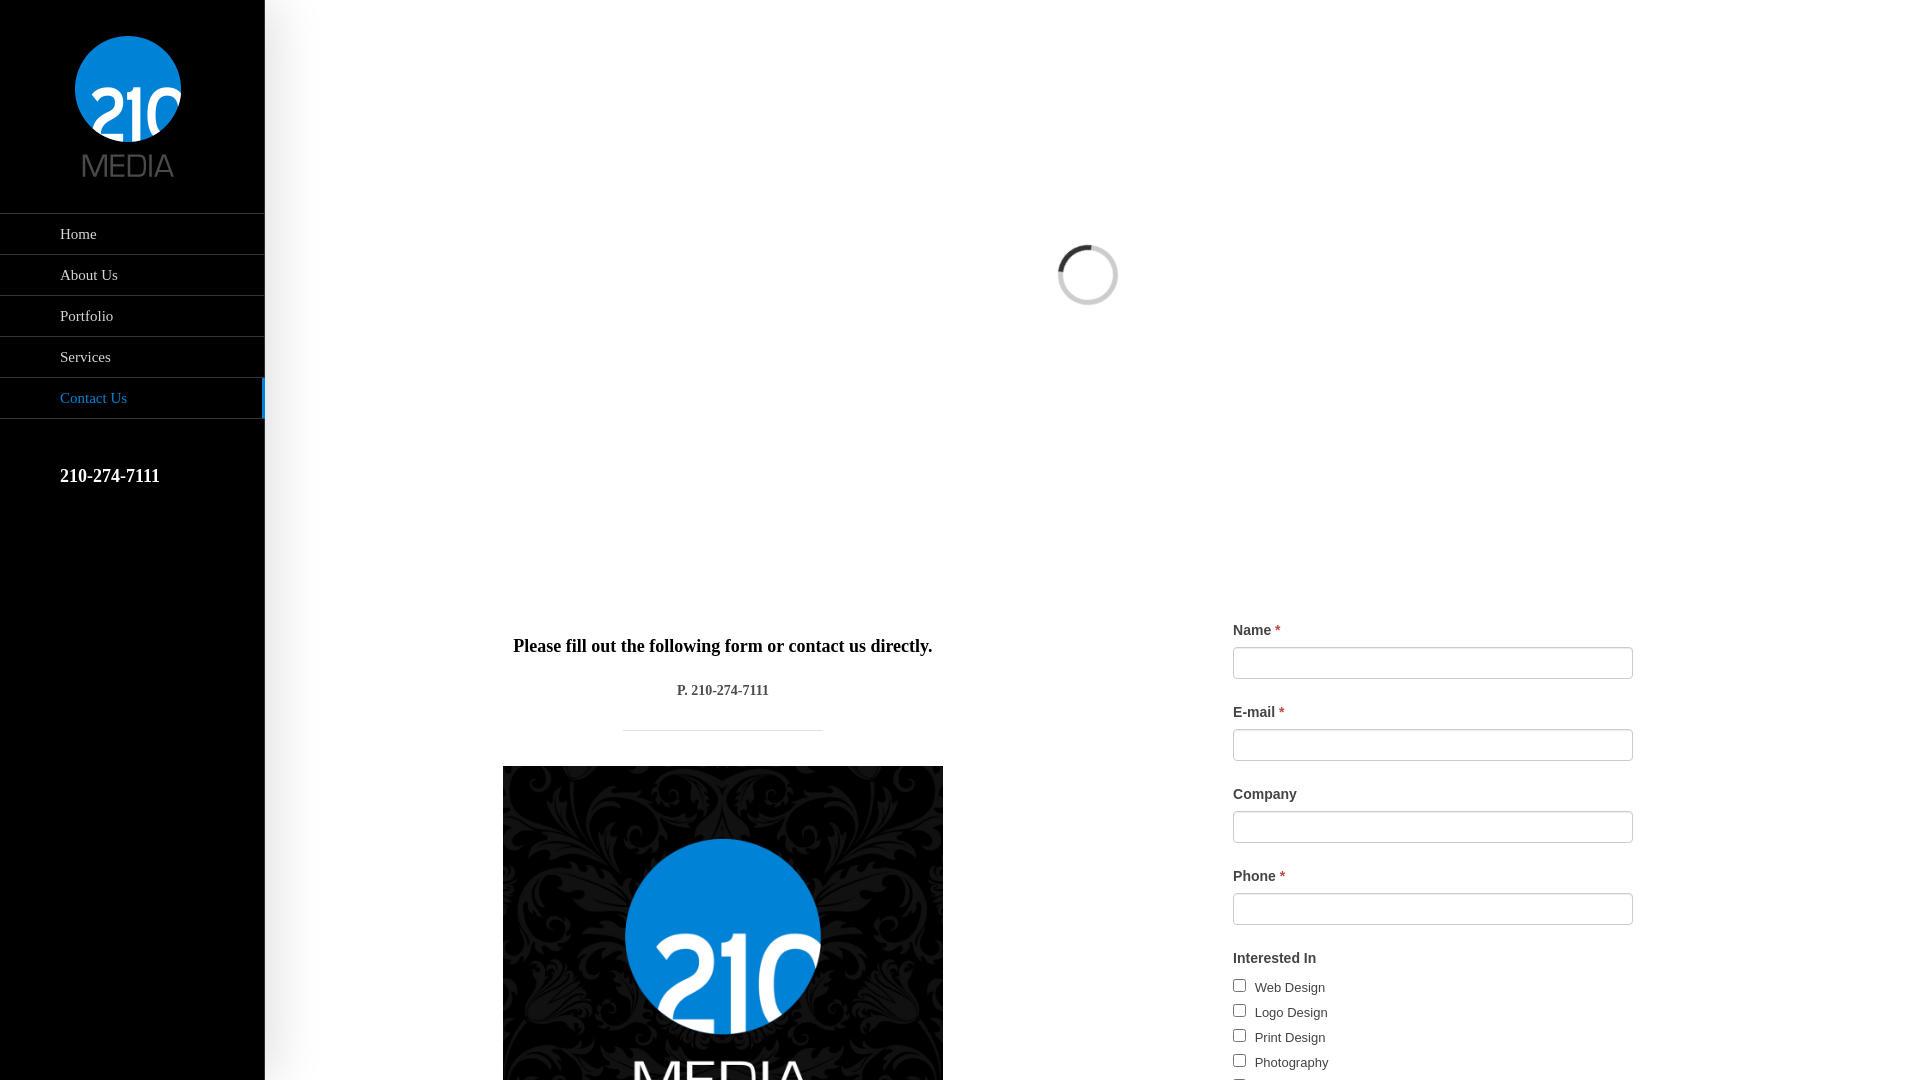  Describe the element at coordinates (131, 275) in the screenshot. I see `'About Us'` at that location.